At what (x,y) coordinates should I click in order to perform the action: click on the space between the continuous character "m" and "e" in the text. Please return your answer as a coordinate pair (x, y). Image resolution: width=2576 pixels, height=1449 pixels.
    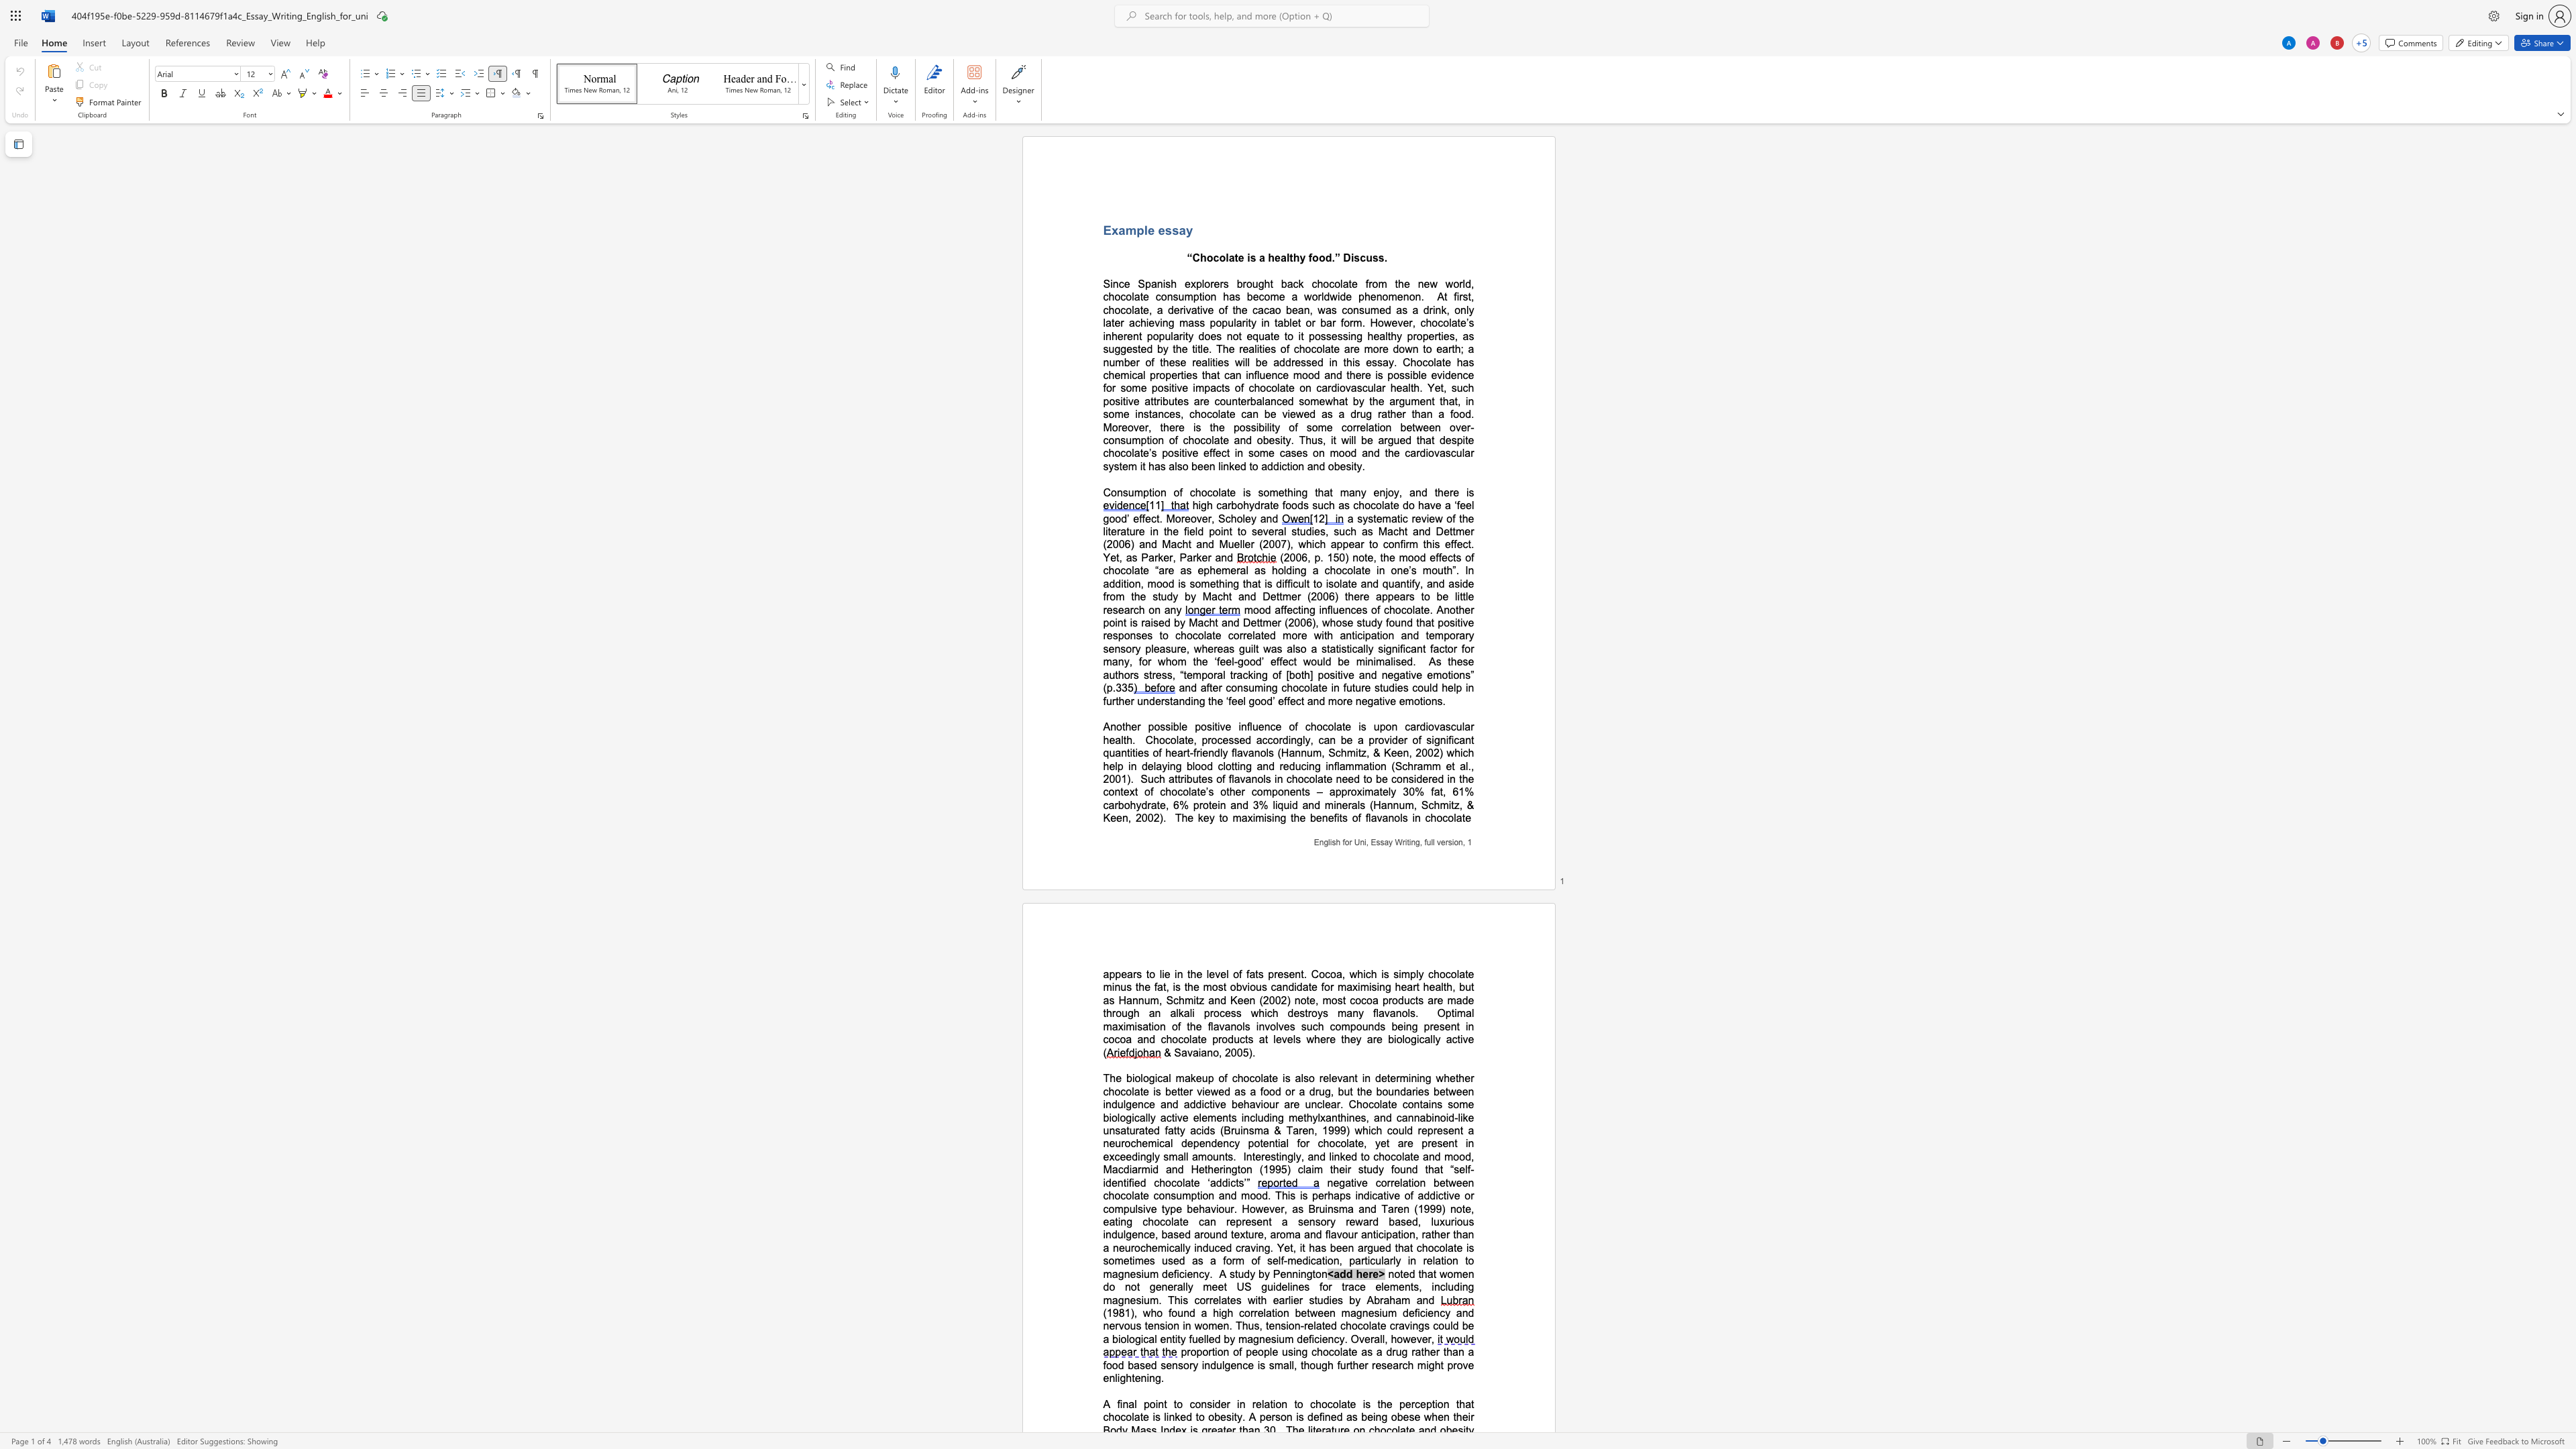
    Looking at the image, I should click on (1318, 400).